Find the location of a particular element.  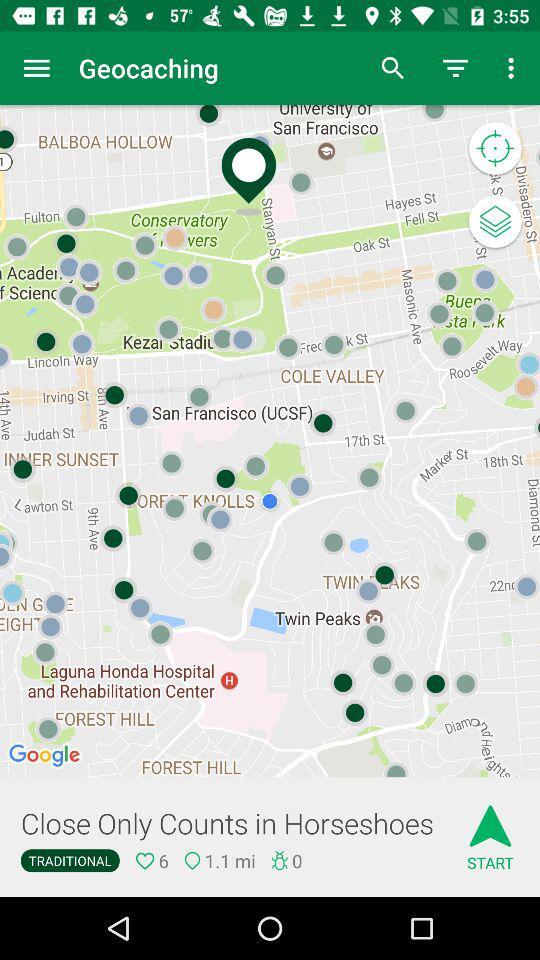

icon to the right of the close only counts icon is located at coordinates (489, 831).